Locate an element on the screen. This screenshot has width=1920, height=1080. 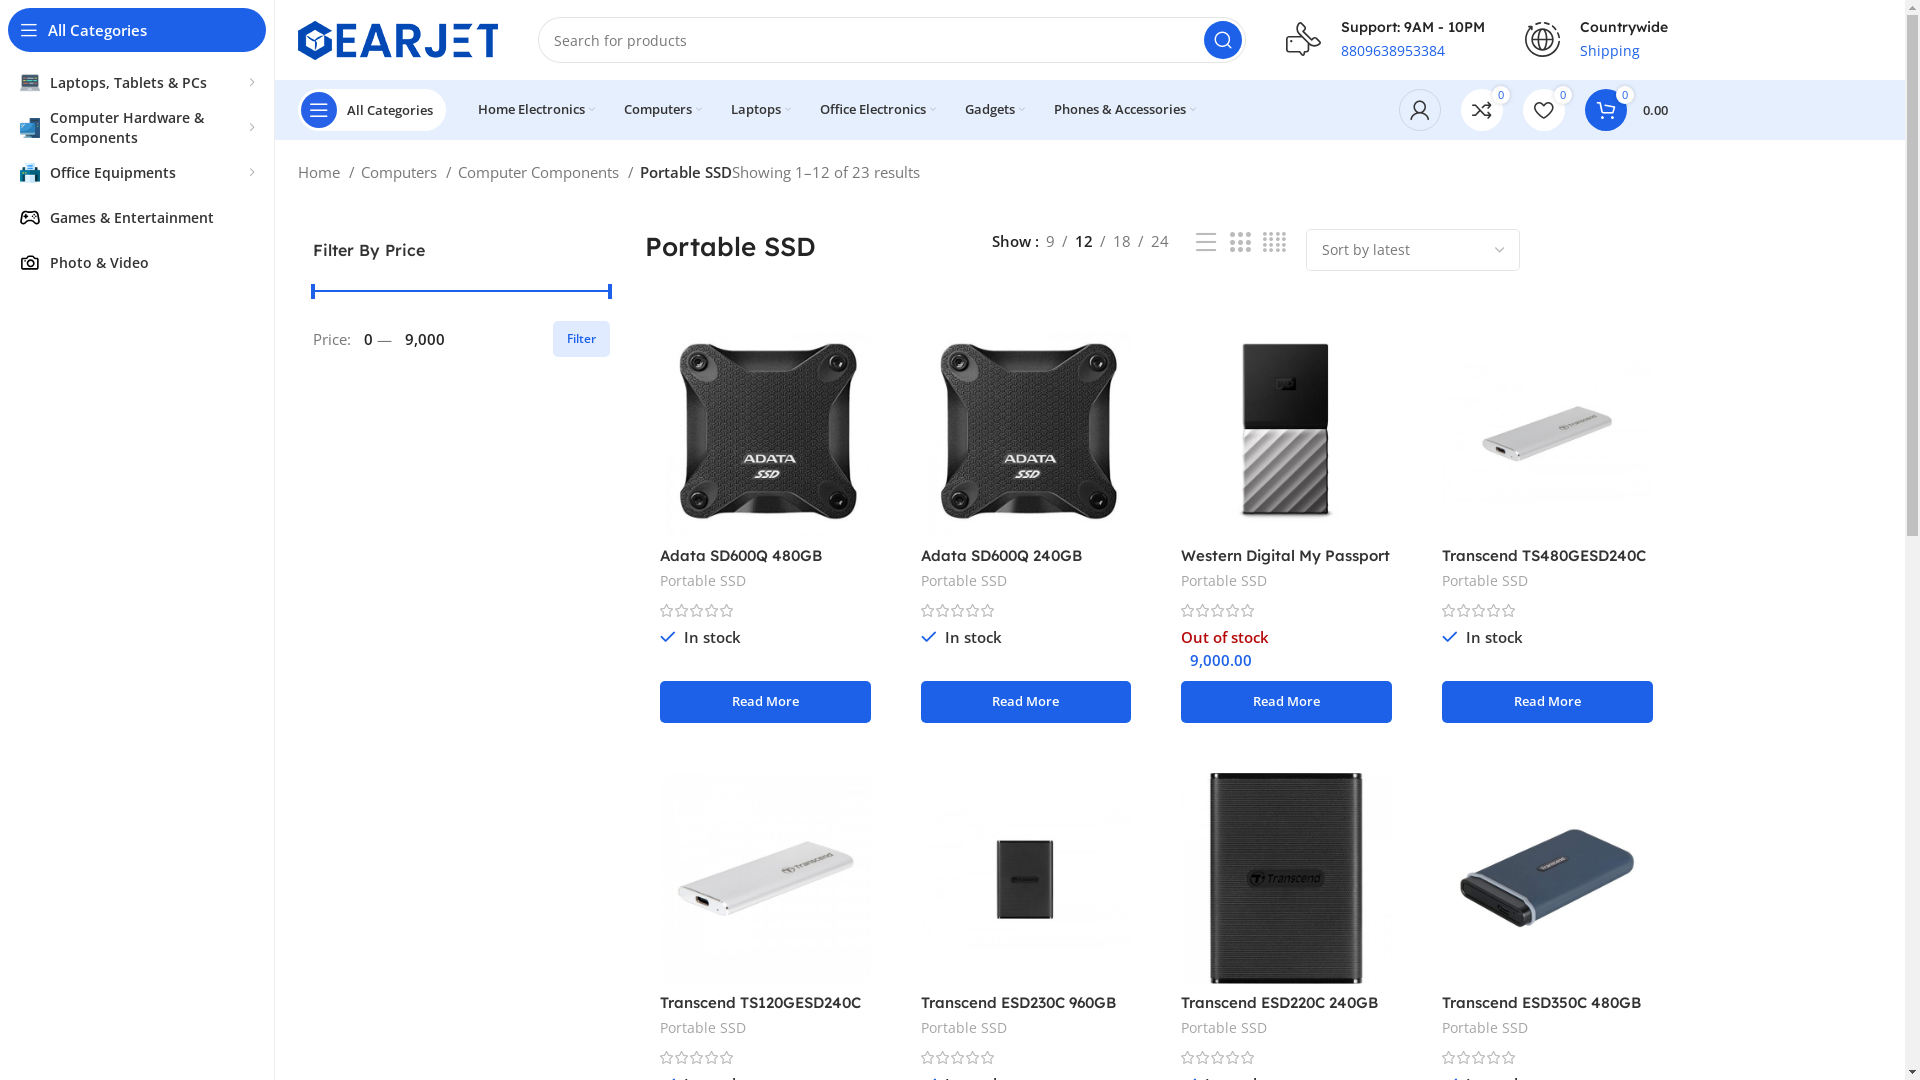
'Filter' is located at coordinates (580, 338).